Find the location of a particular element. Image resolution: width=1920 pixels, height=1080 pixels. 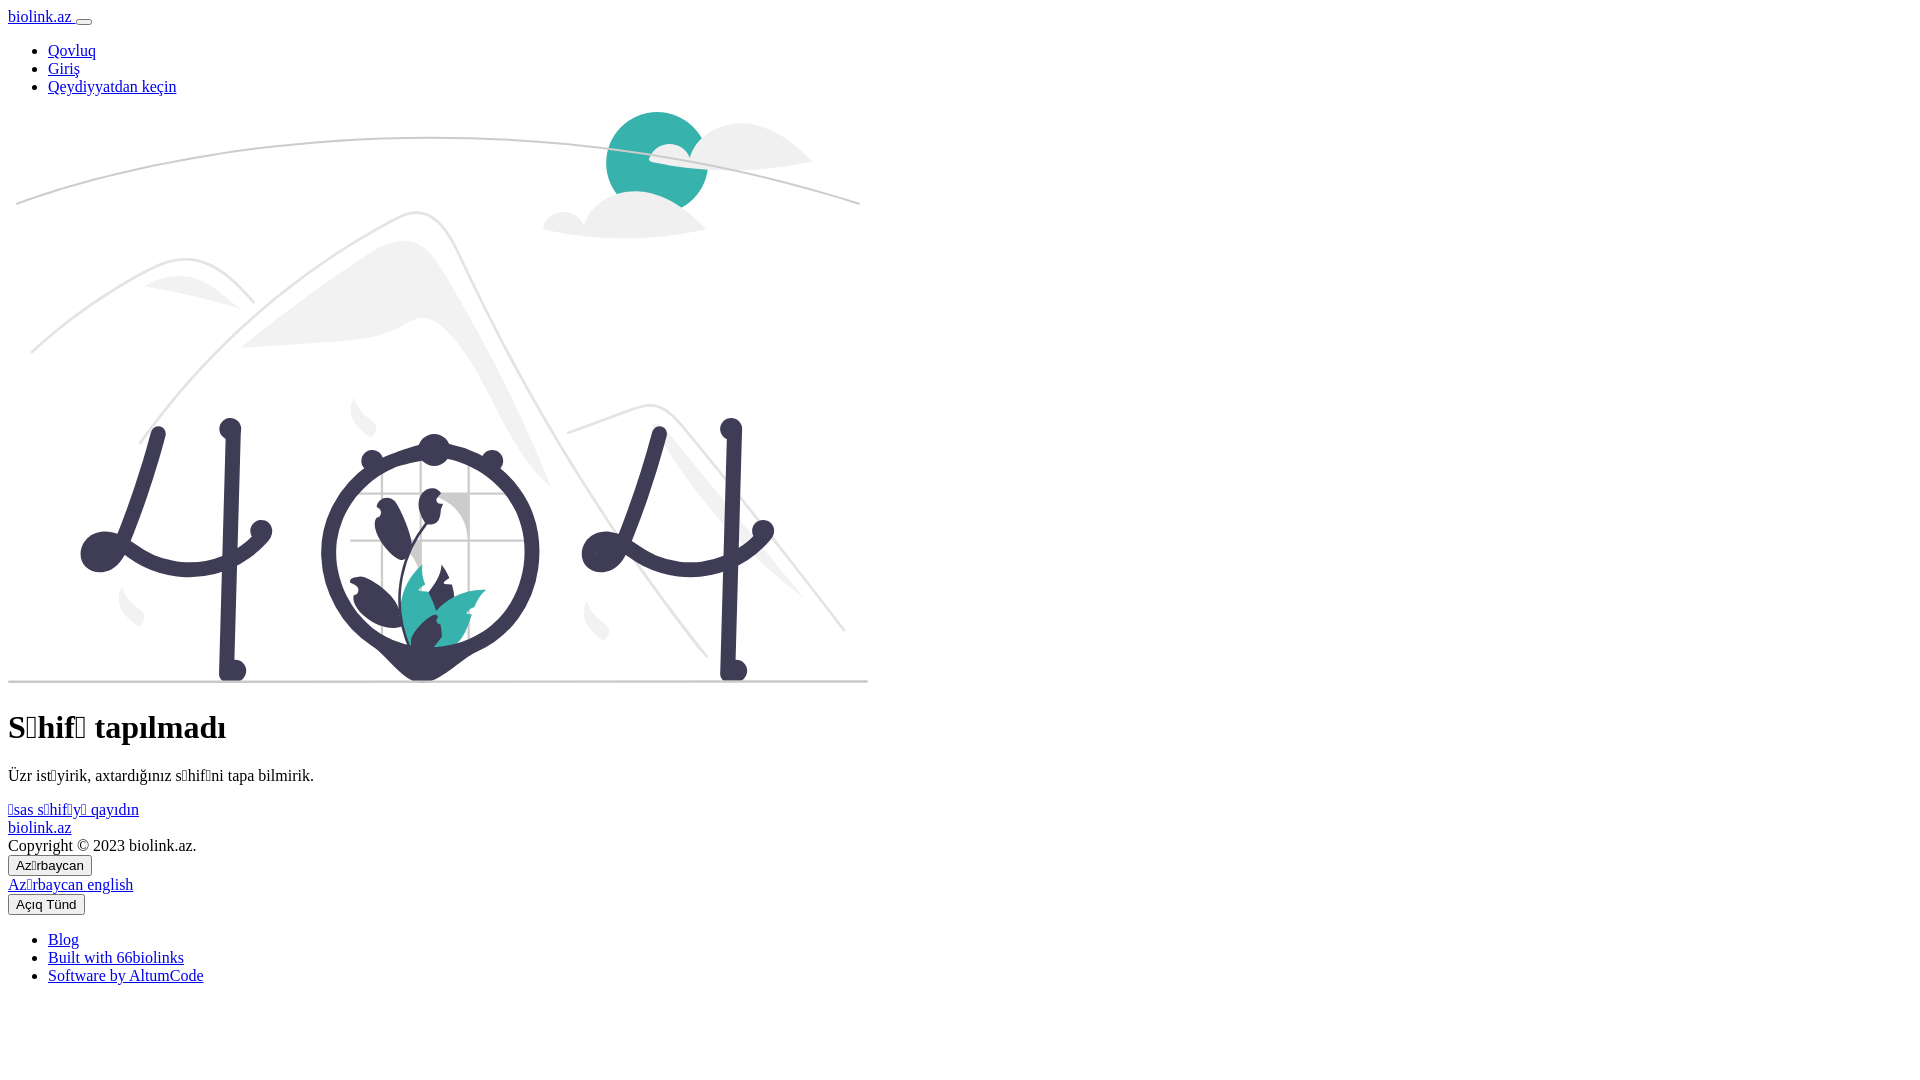

'Software by AltumCode' is located at coordinates (124, 974).